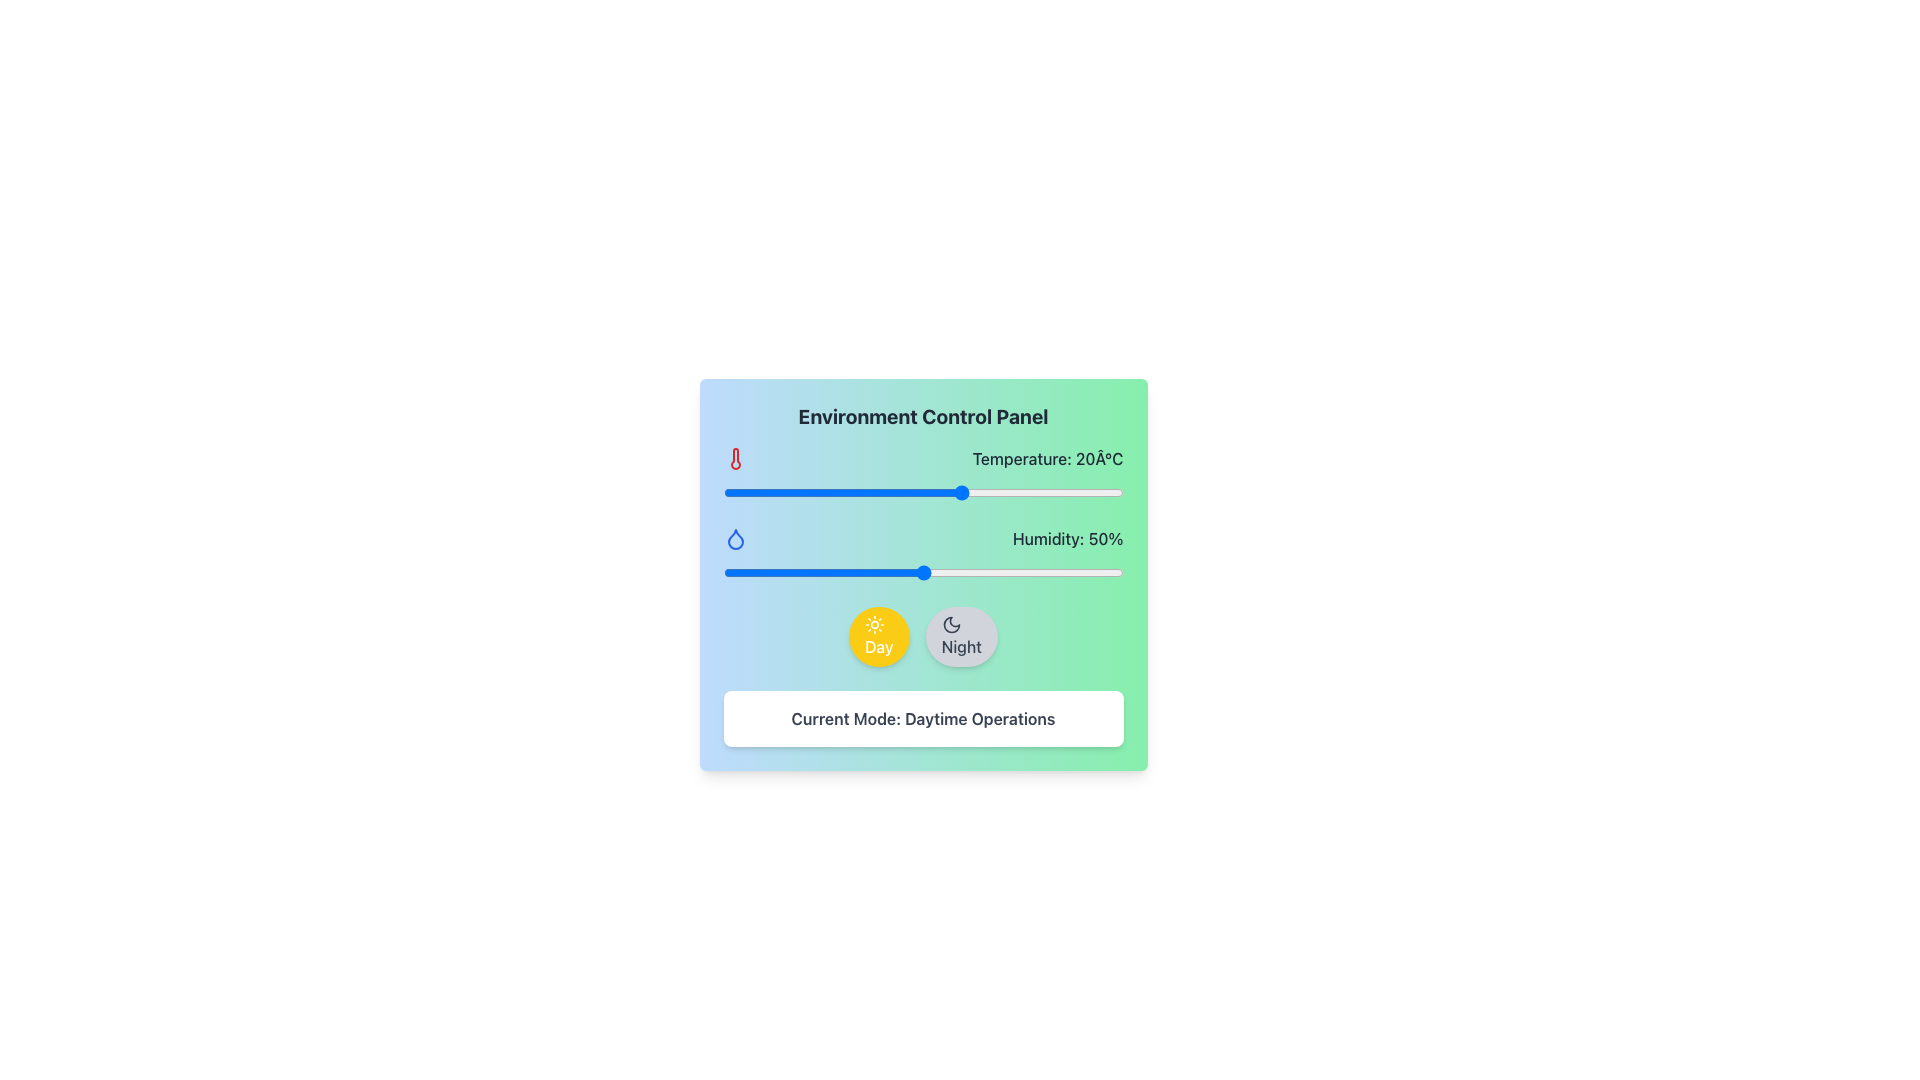  What do you see at coordinates (786, 493) in the screenshot?
I see `the temperature` at bounding box center [786, 493].